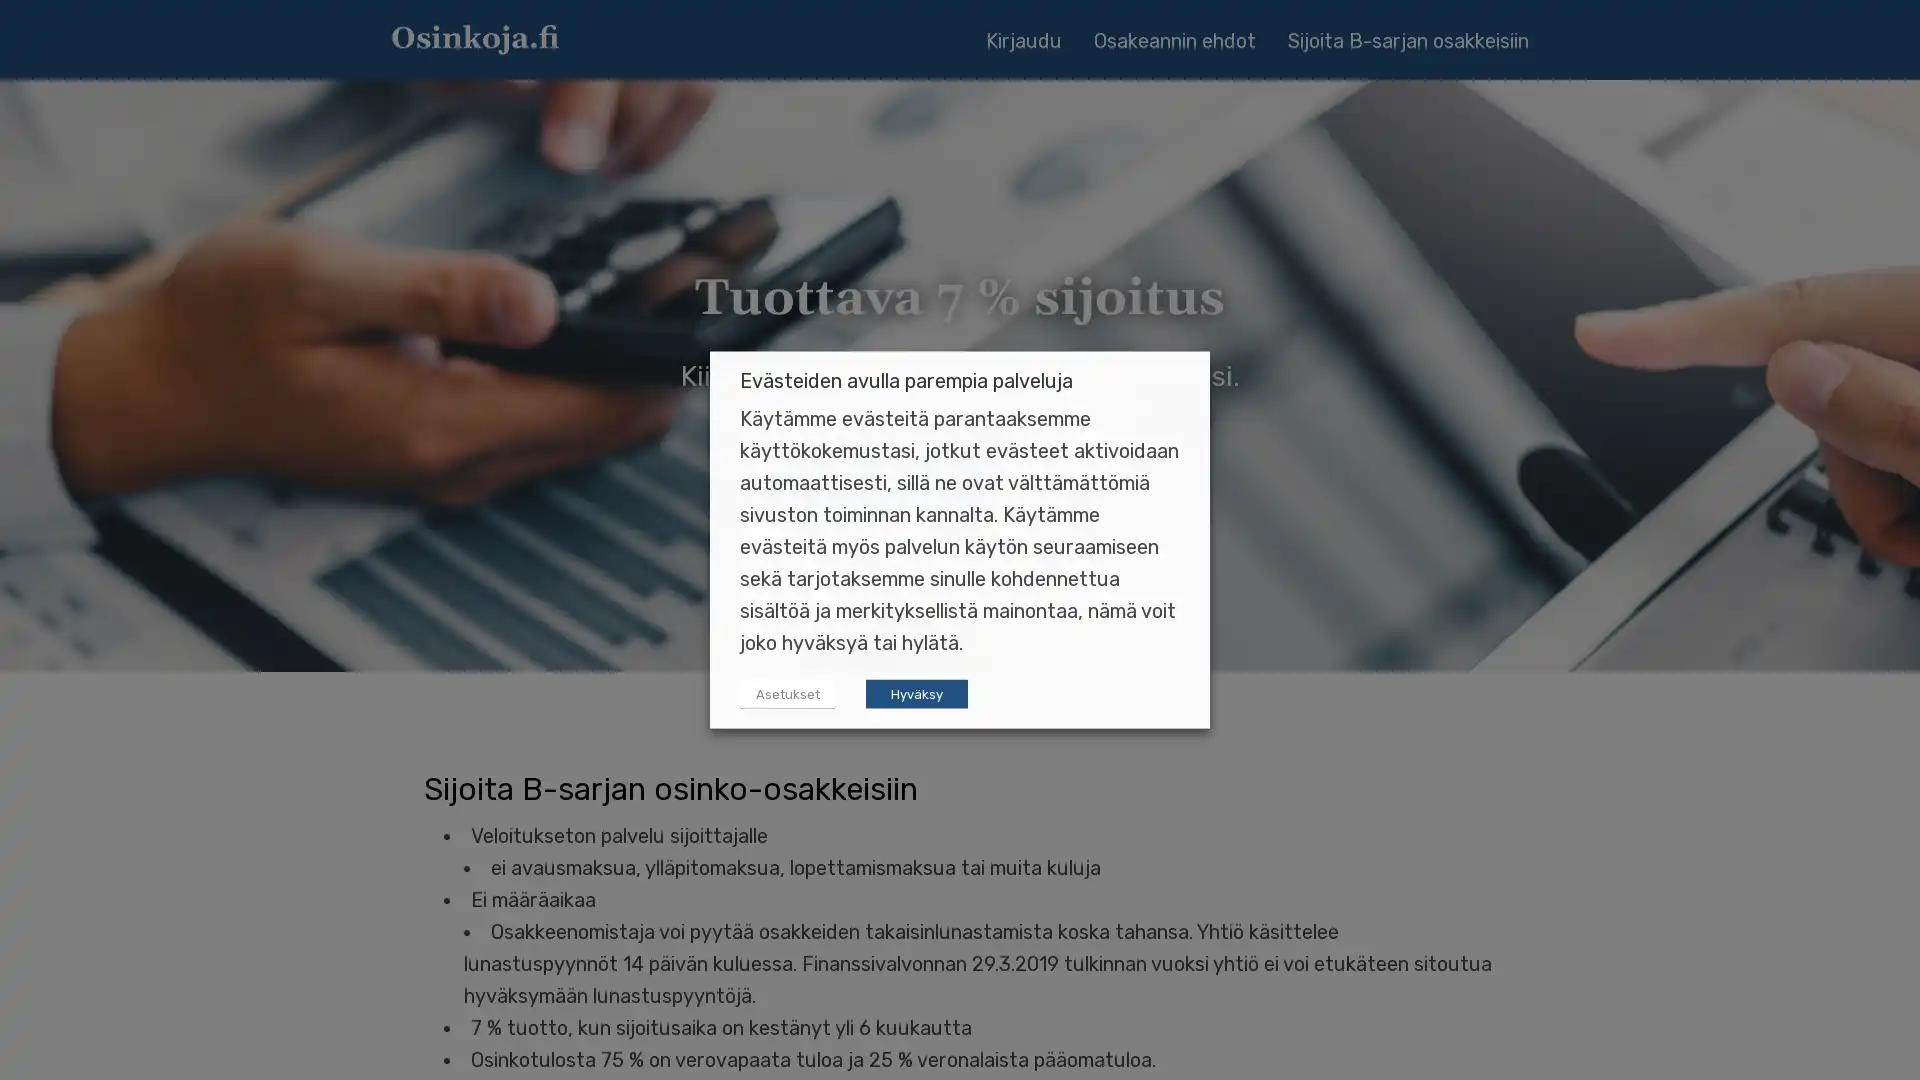  What do you see at coordinates (786, 693) in the screenshot?
I see `Asetukset` at bounding box center [786, 693].